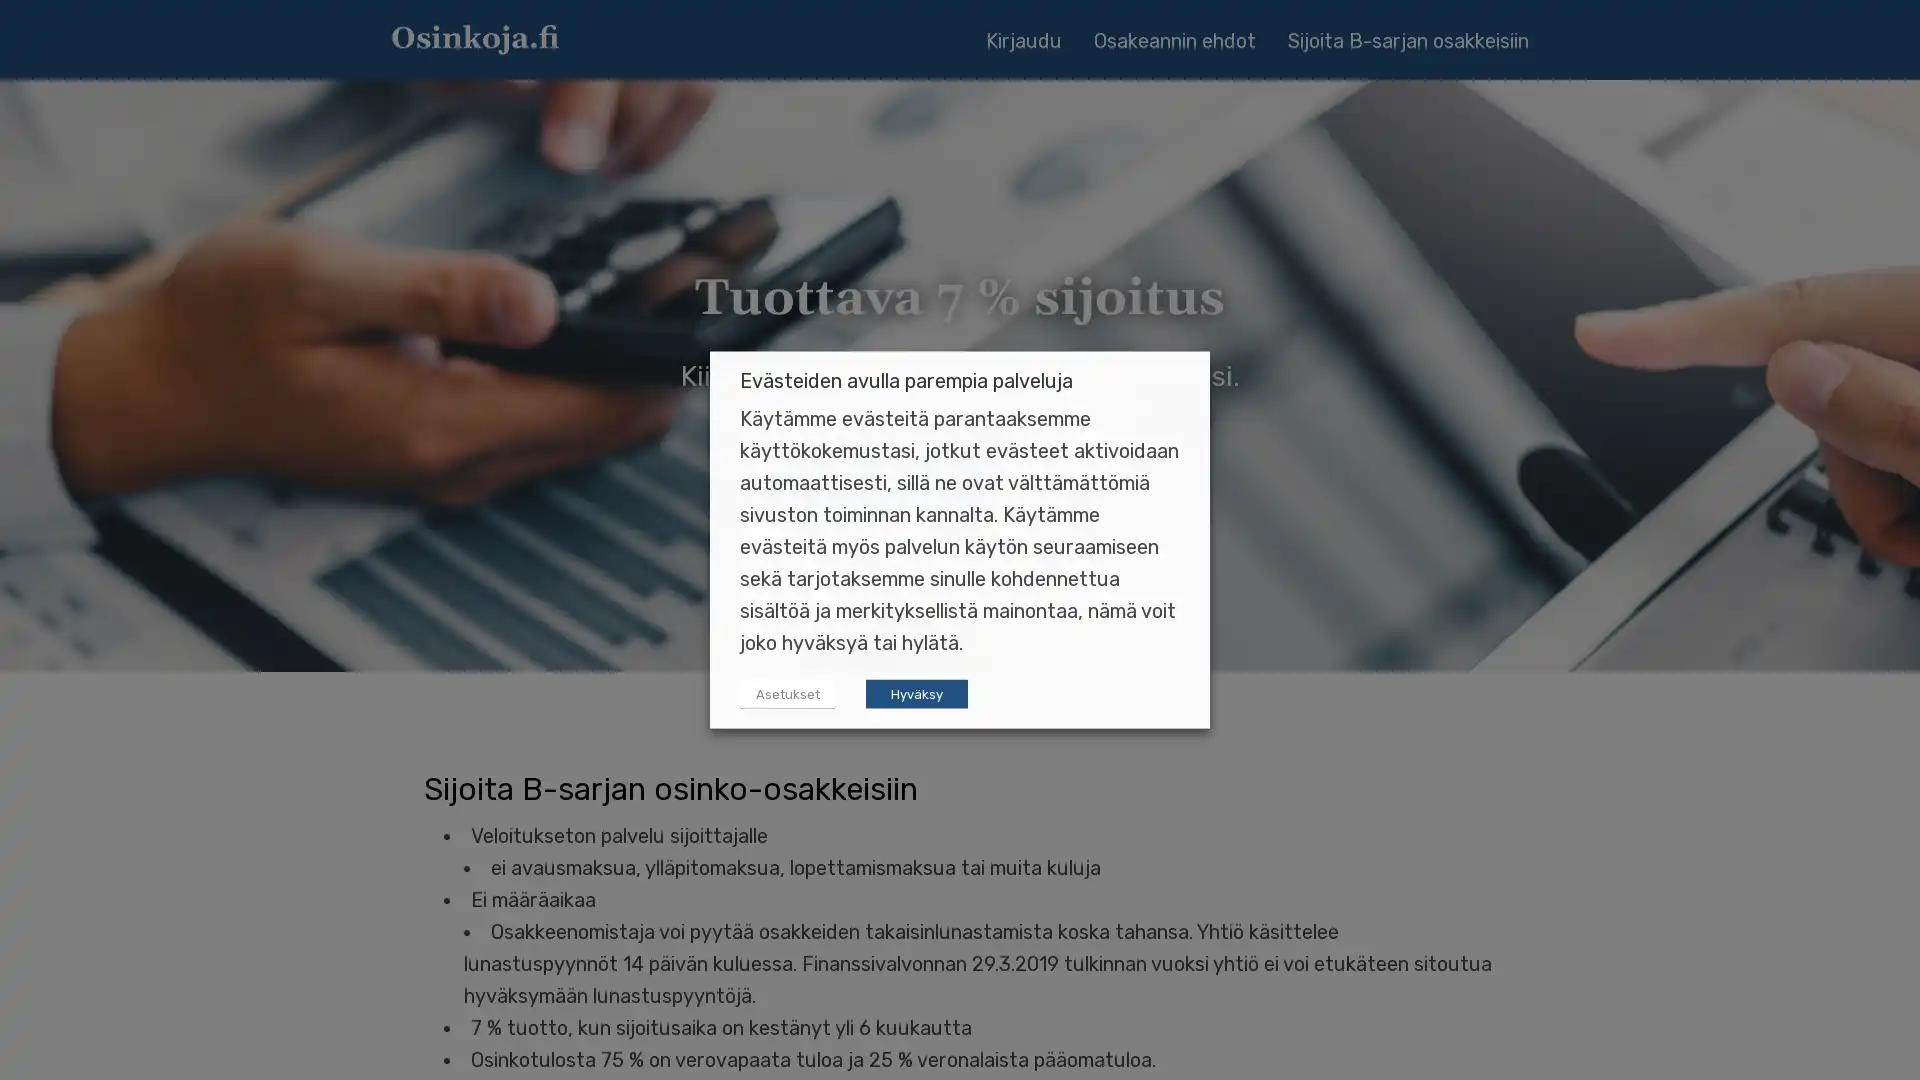  What do you see at coordinates (786, 693) in the screenshot?
I see `Asetukset` at bounding box center [786, 693].